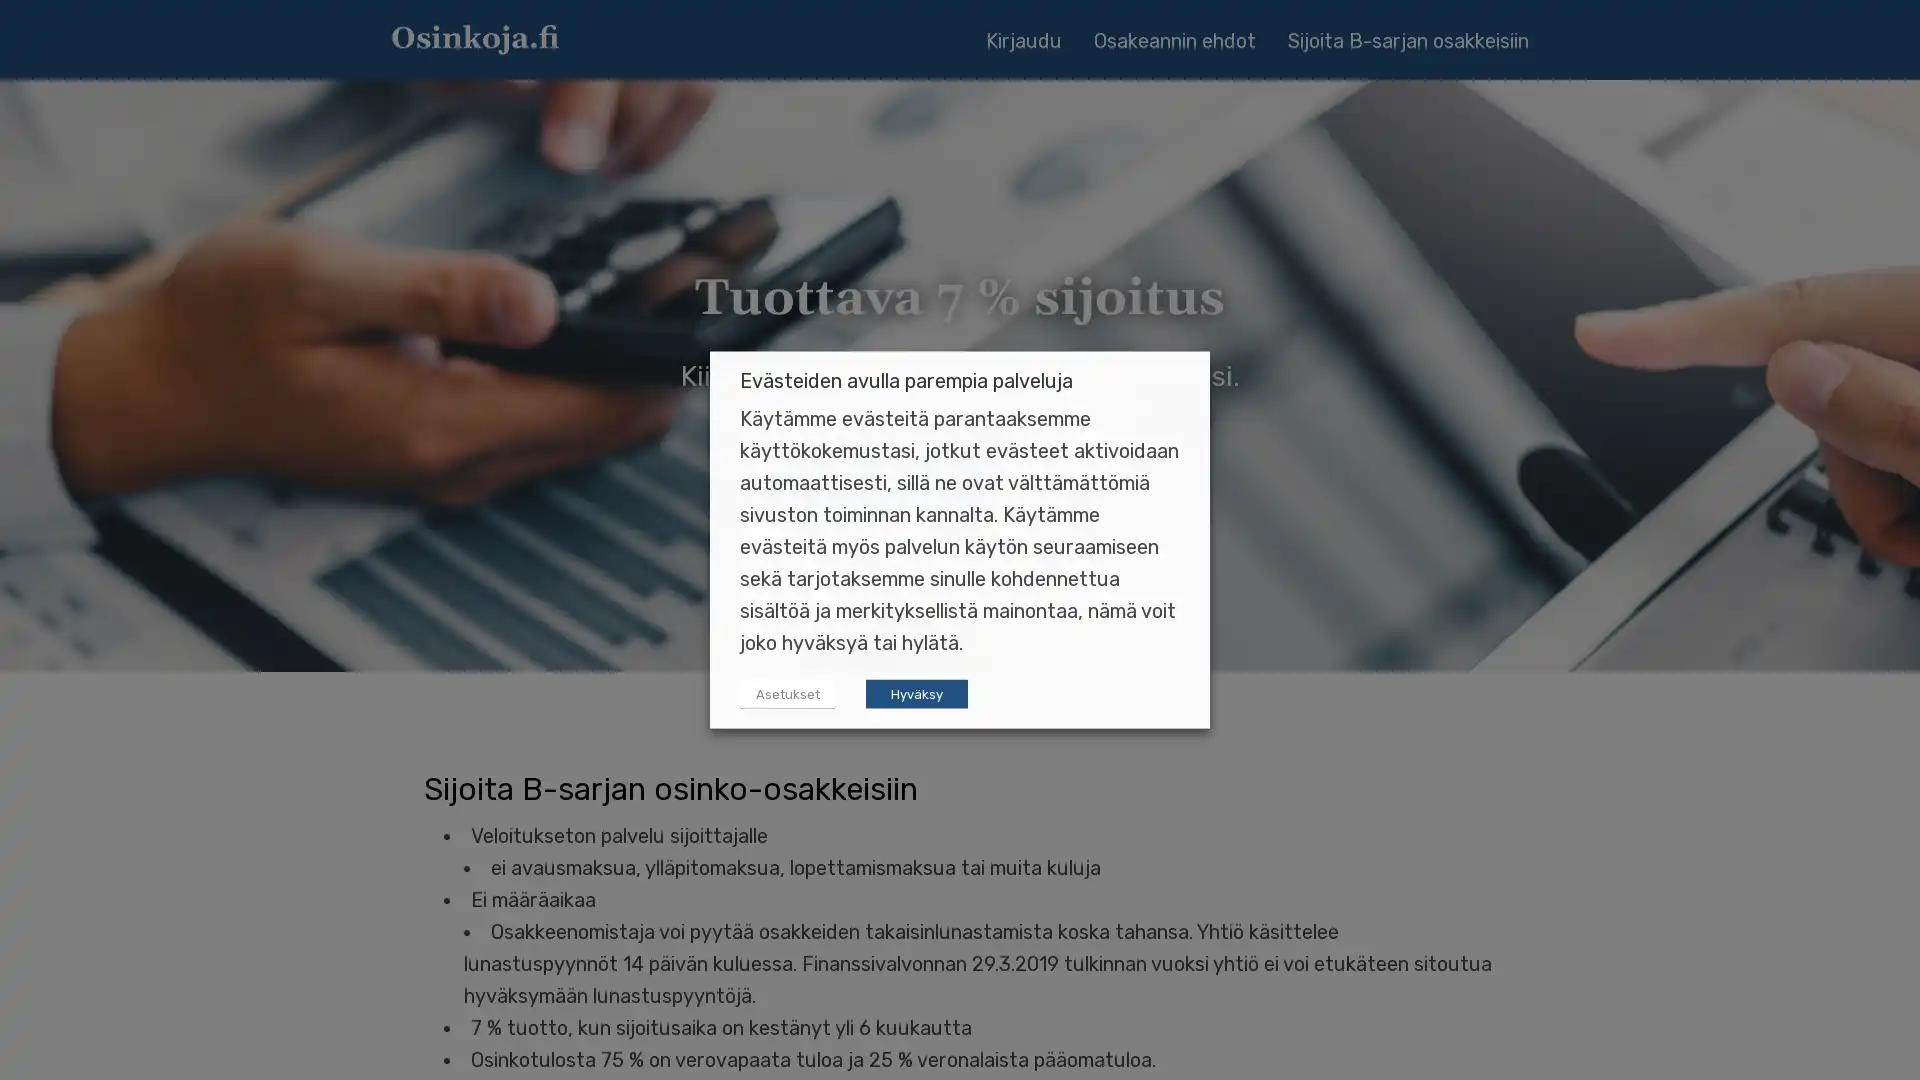  What do you see at coordinates (786, 693) in the screenshot?
I see `Asetukset` at bounding box center [786, 693].